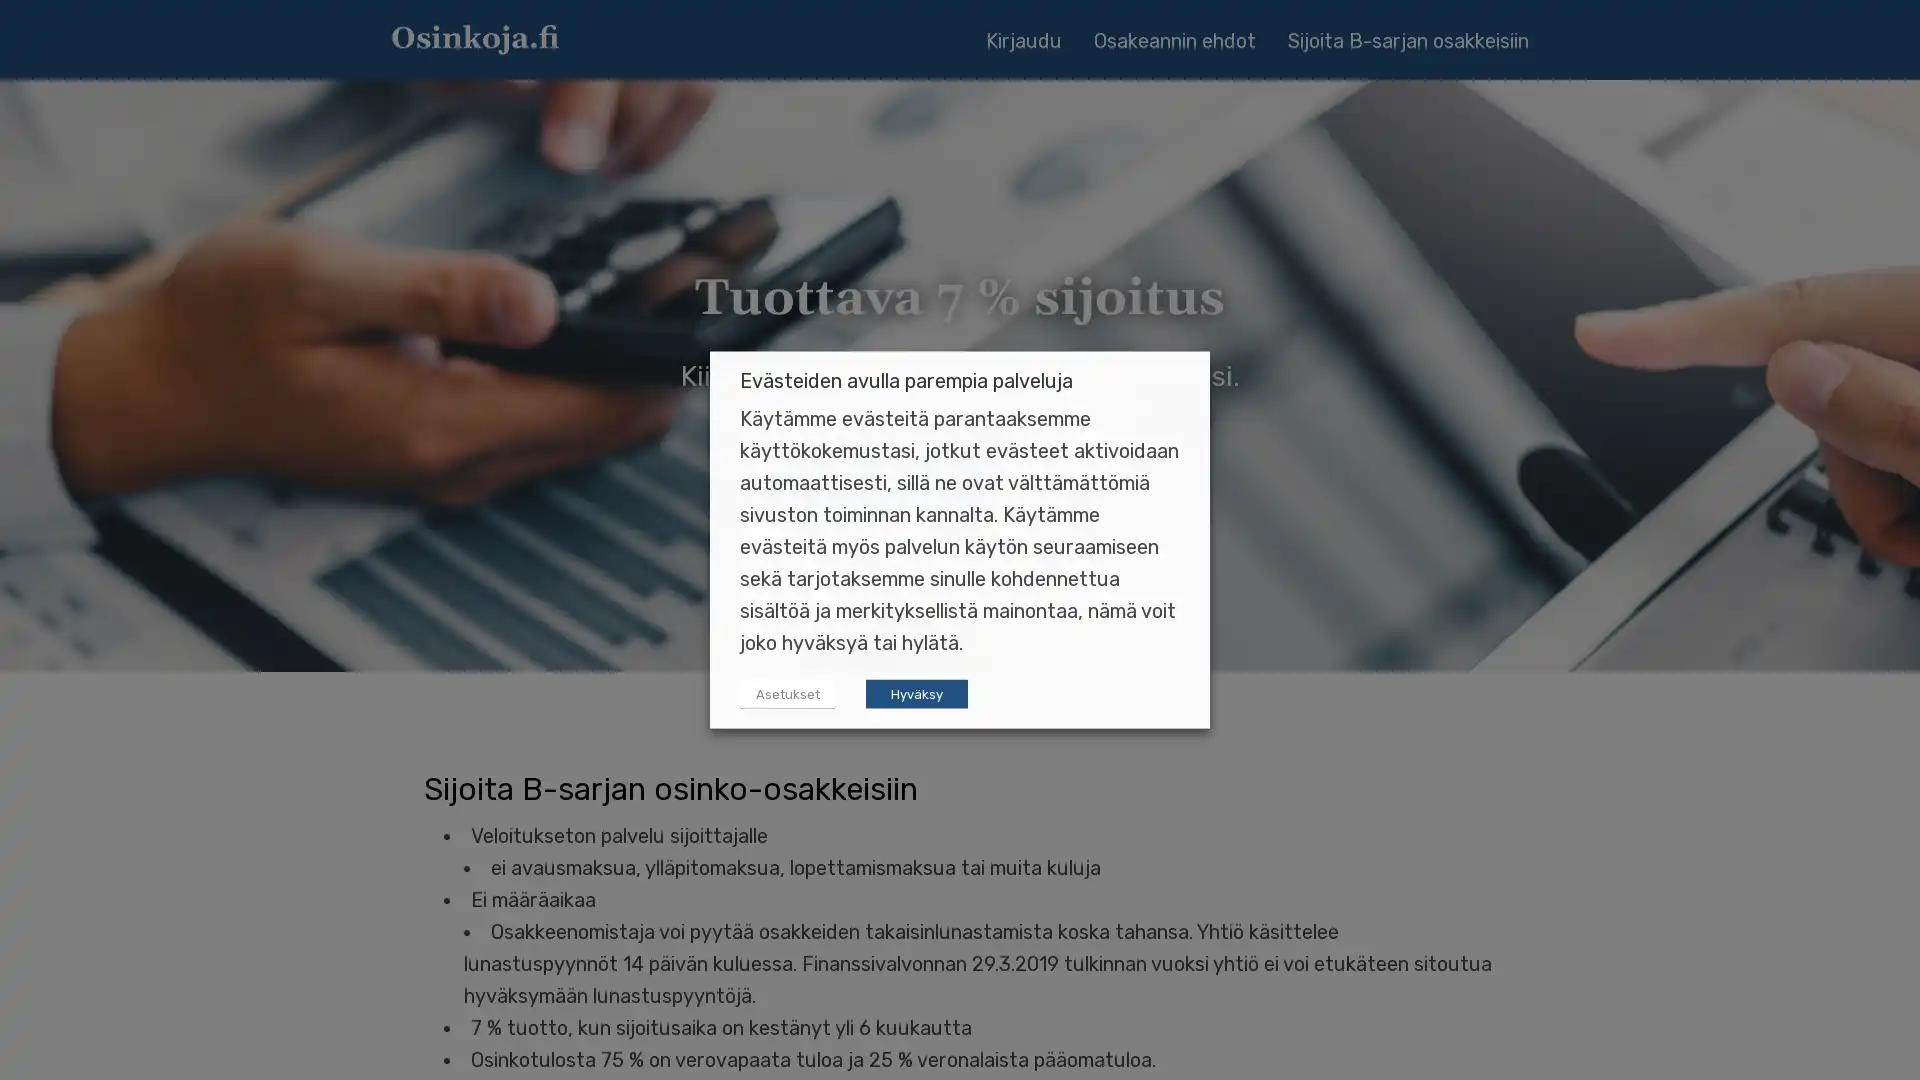  What do you see at coordinates (786, 693) in the screenshot?
I see `Asetukset` at bounding box center [786, 693].